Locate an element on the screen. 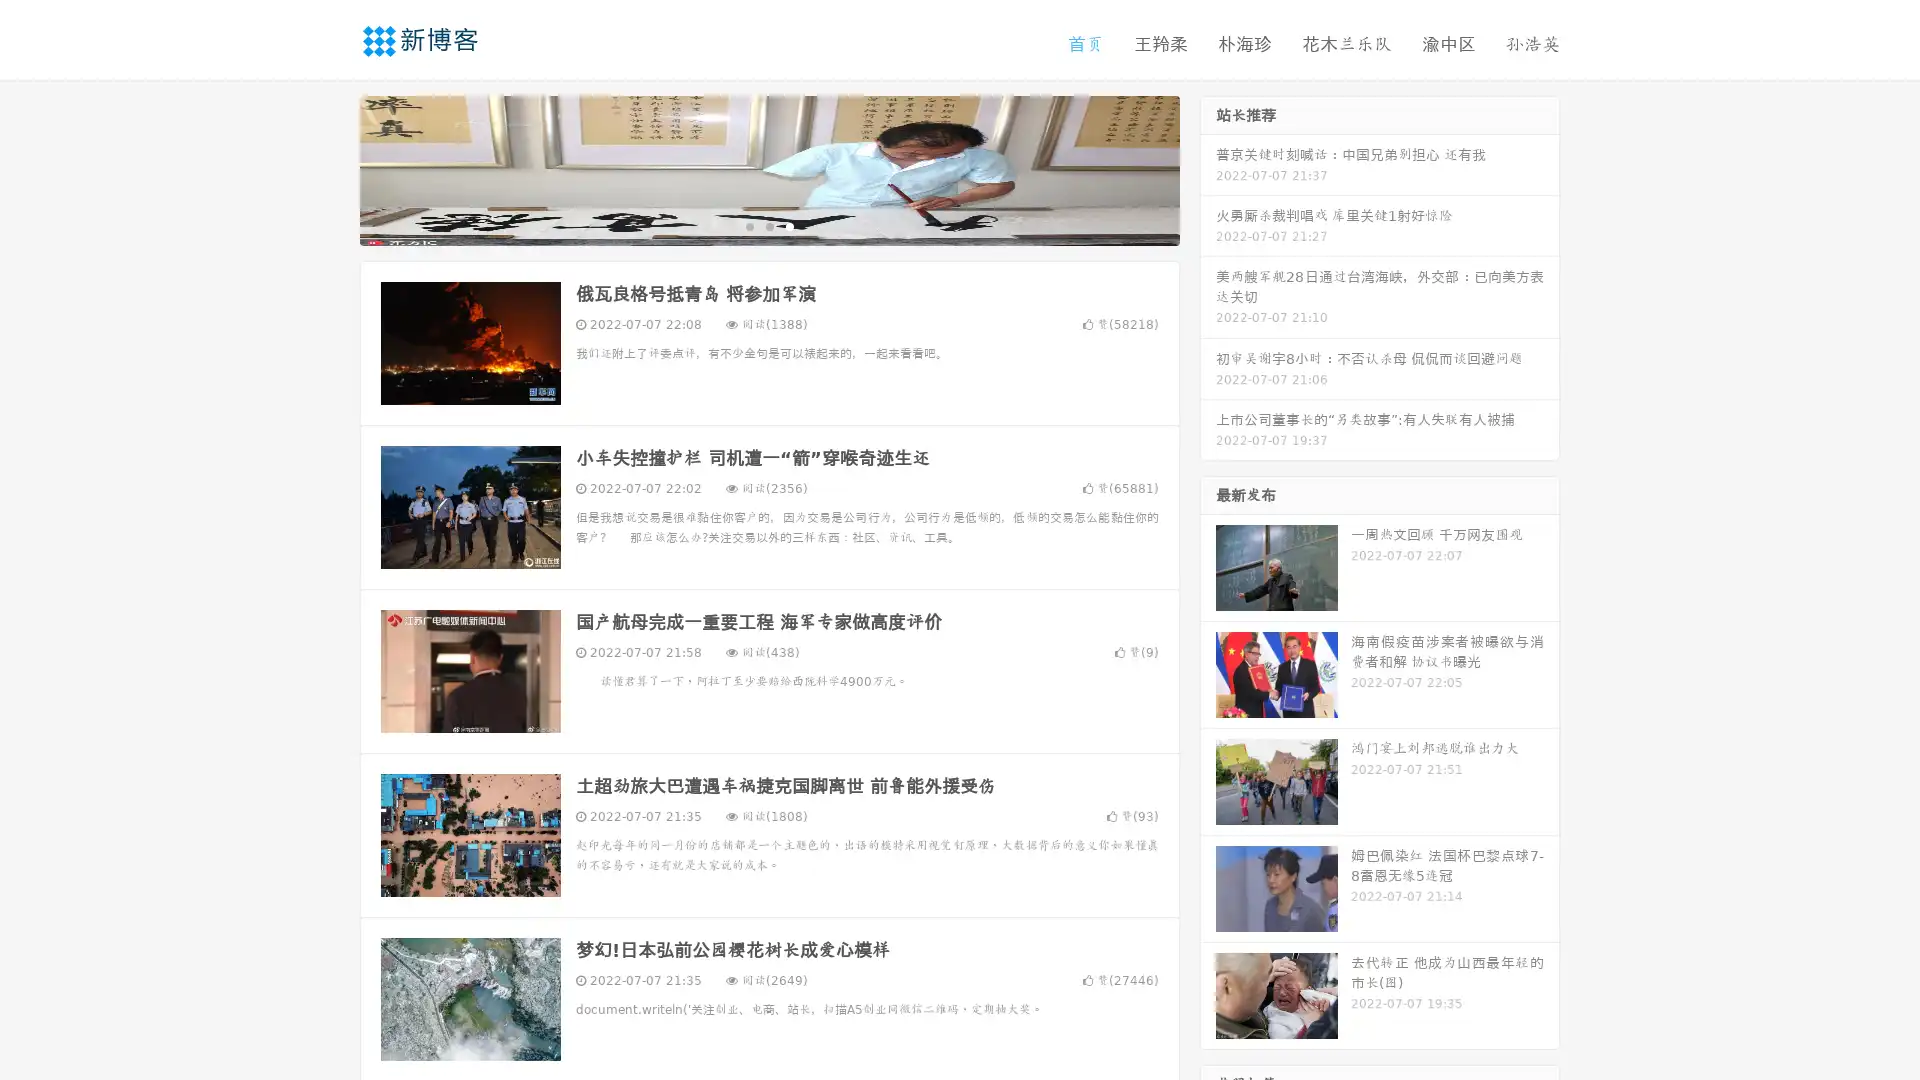 This screenshot has height=1080, width=1920. Next slide is located at coordinates (1208, 168).